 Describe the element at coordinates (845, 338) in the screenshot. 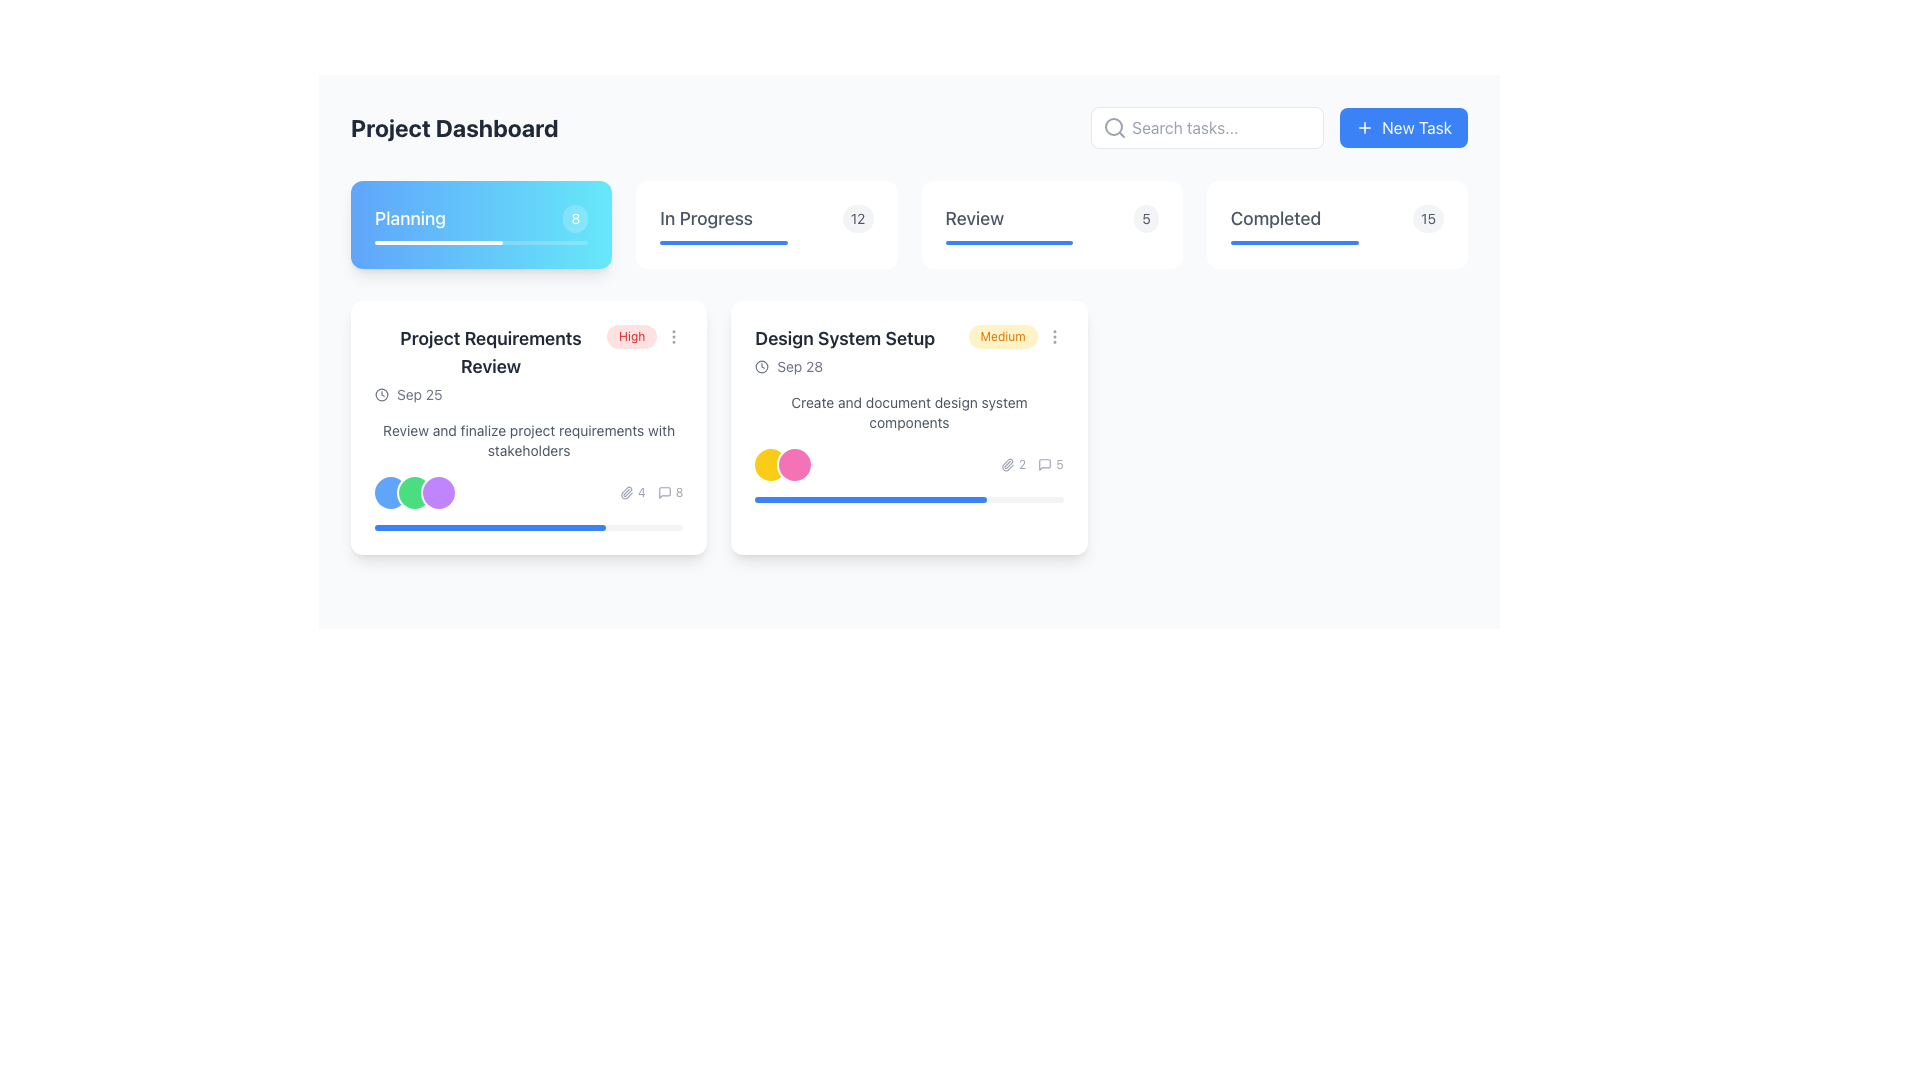

I see `text label 'Design System Setup' which is prominently displayed at the top of the card, centrally aligned above the text 'Sep 28'` at that location.